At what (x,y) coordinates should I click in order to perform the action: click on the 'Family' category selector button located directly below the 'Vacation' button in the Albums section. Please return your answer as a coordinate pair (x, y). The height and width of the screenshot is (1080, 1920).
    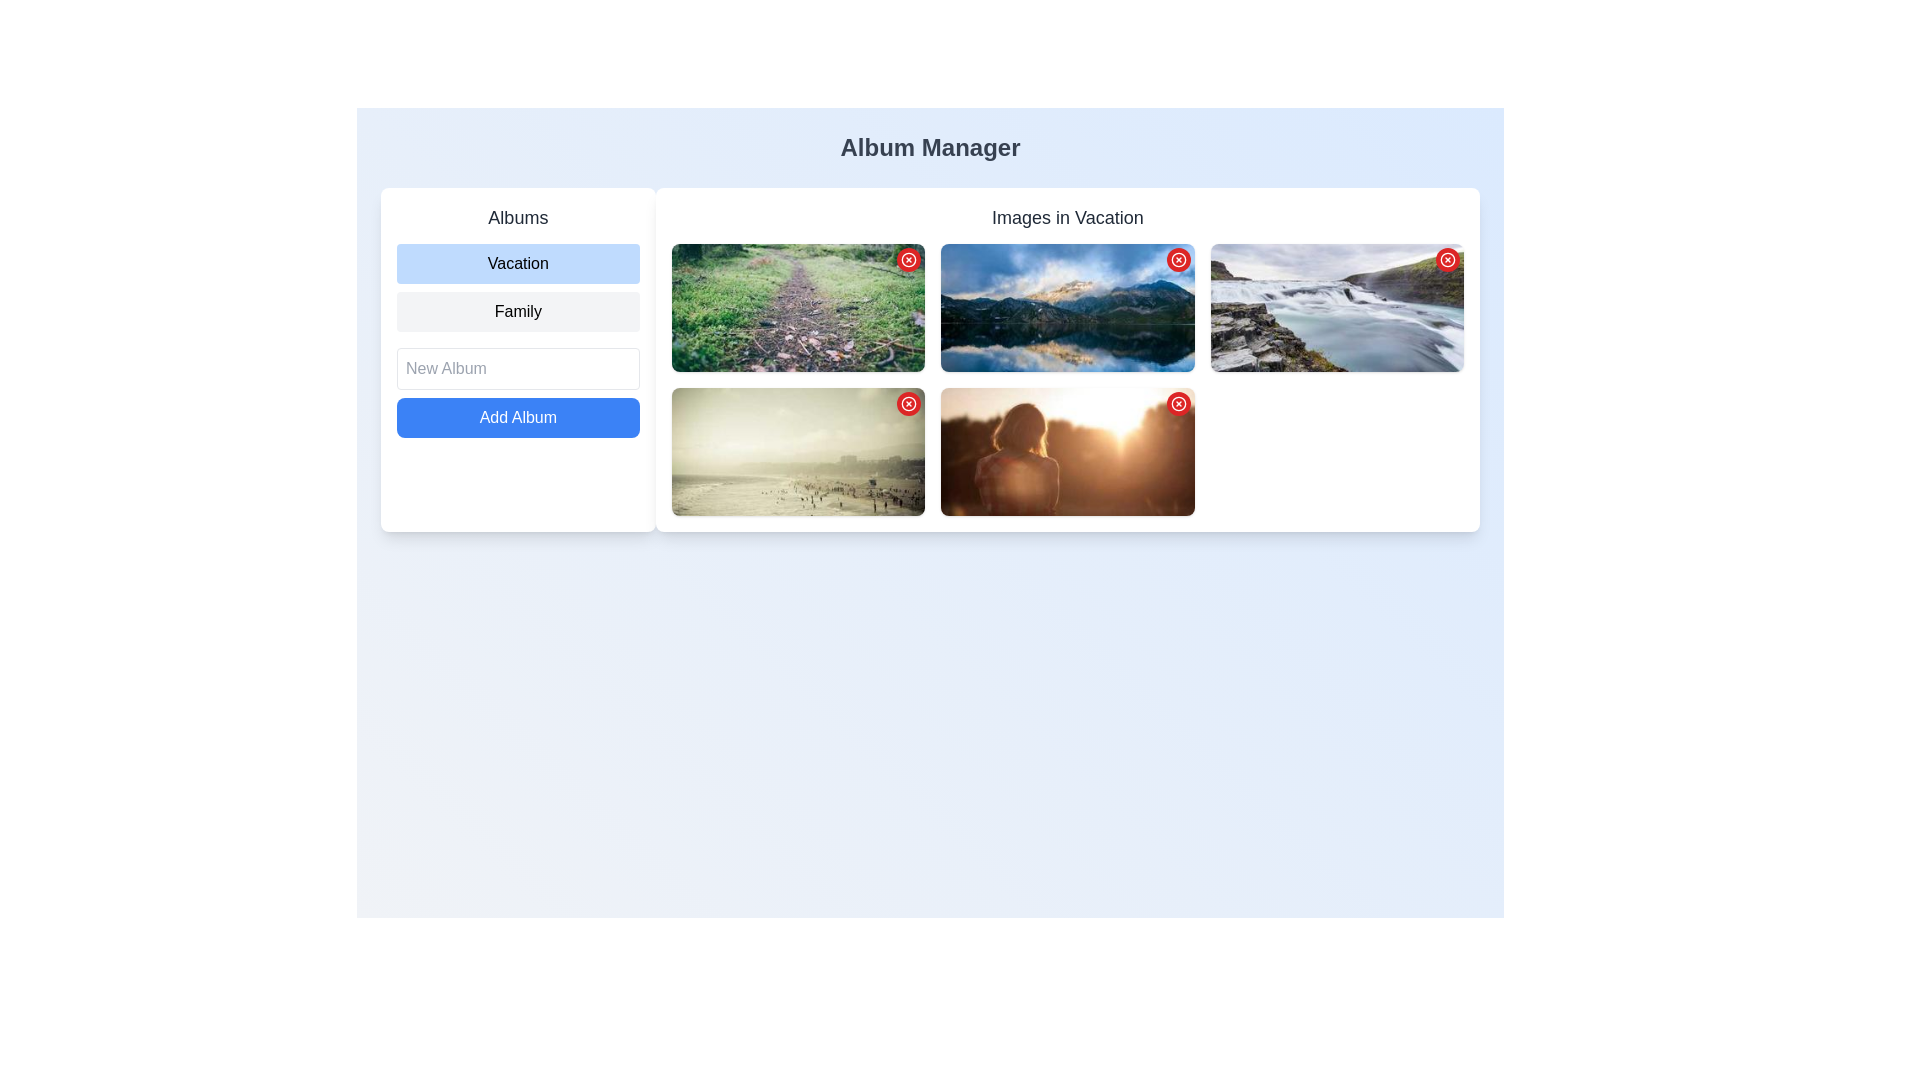
    Looking at the image, I should click on (518, 312).